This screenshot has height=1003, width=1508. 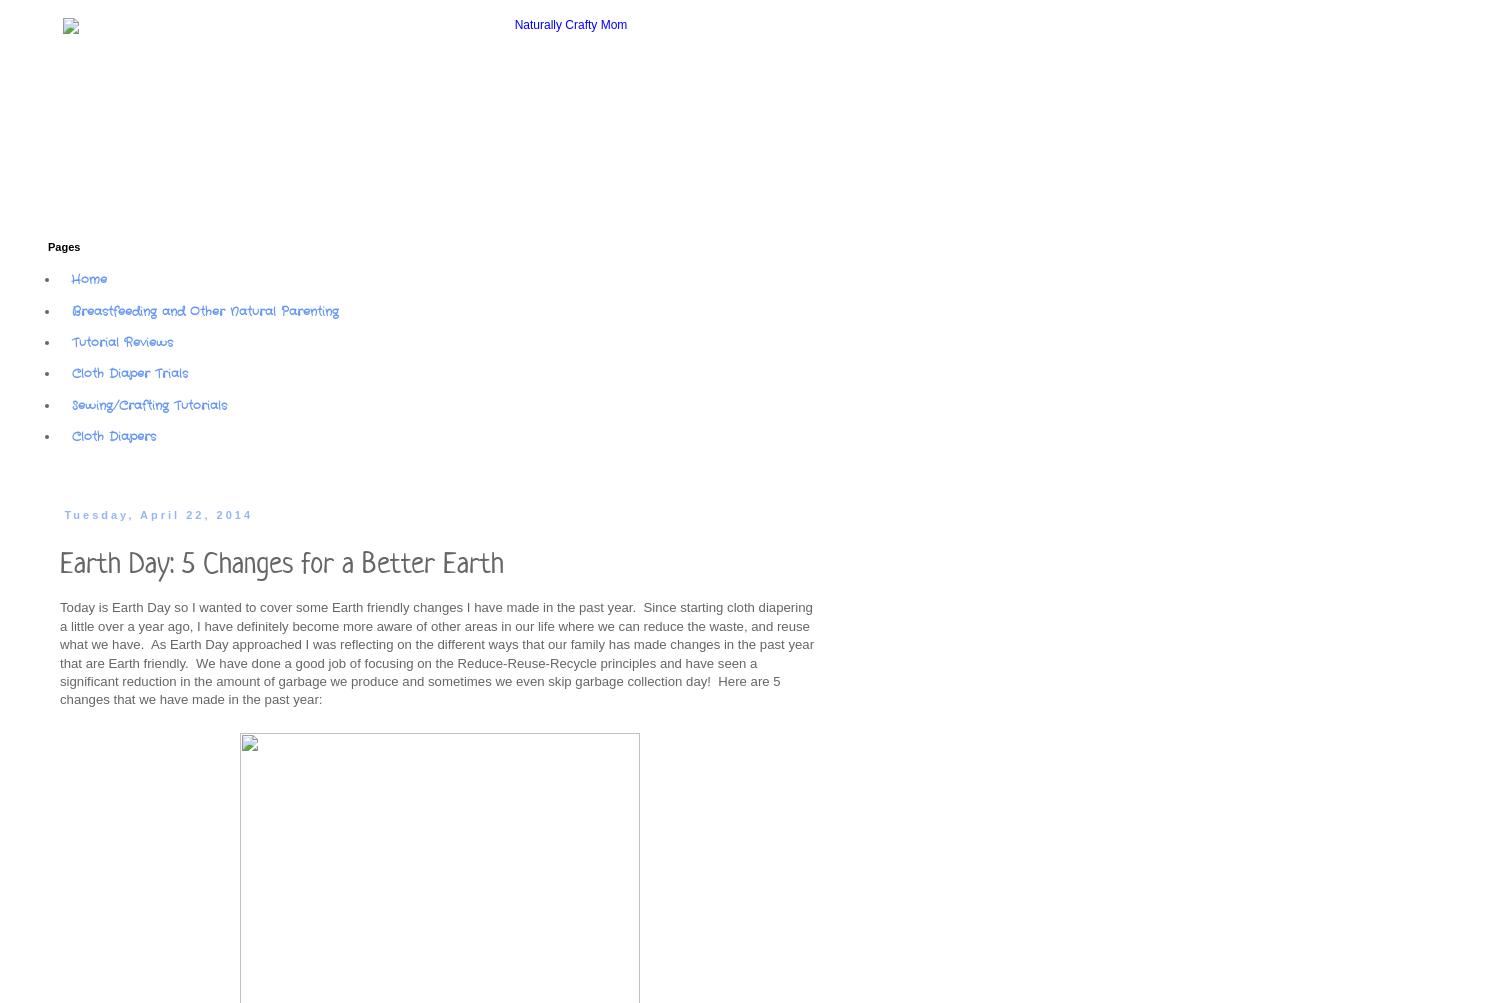 I want to click on 'Tutorial Reviews', so click(x=122, y=340).